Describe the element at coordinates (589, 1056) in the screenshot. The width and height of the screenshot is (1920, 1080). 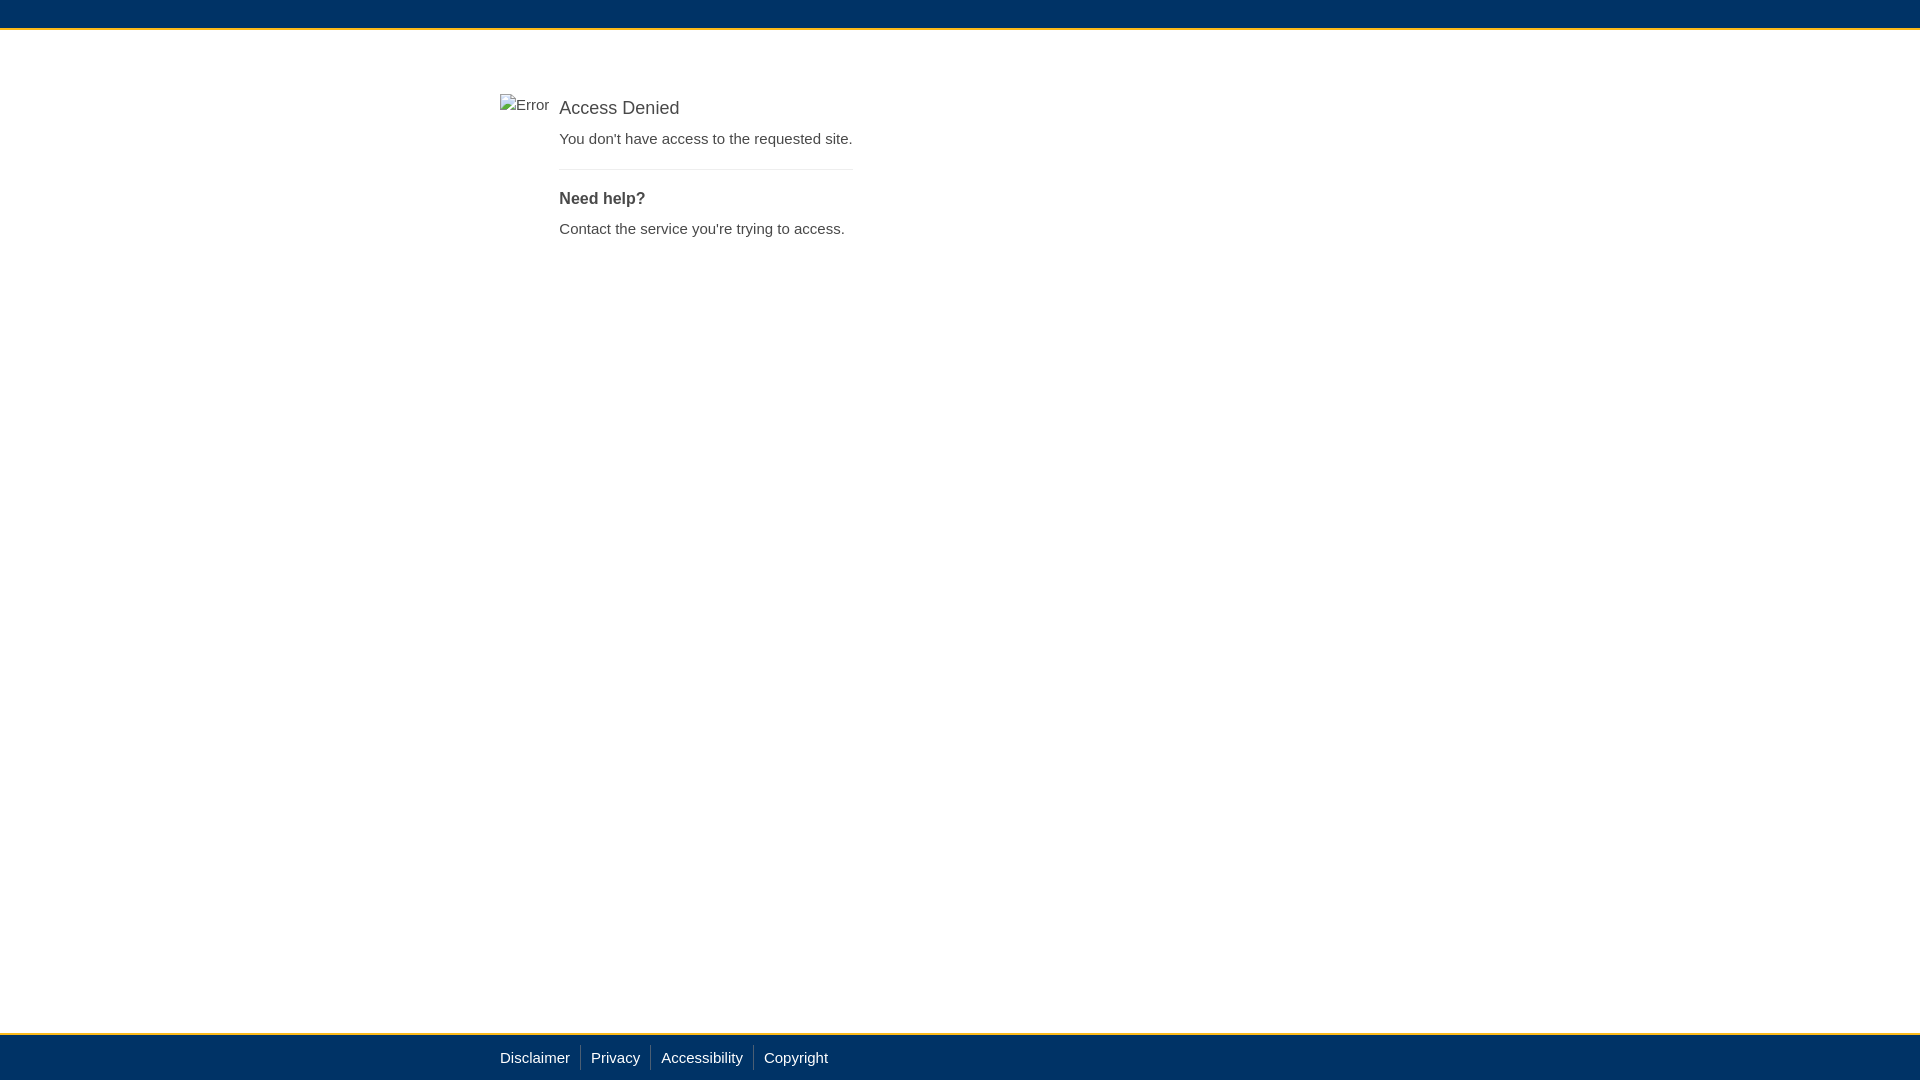
I see `'Privacy'` at that location.